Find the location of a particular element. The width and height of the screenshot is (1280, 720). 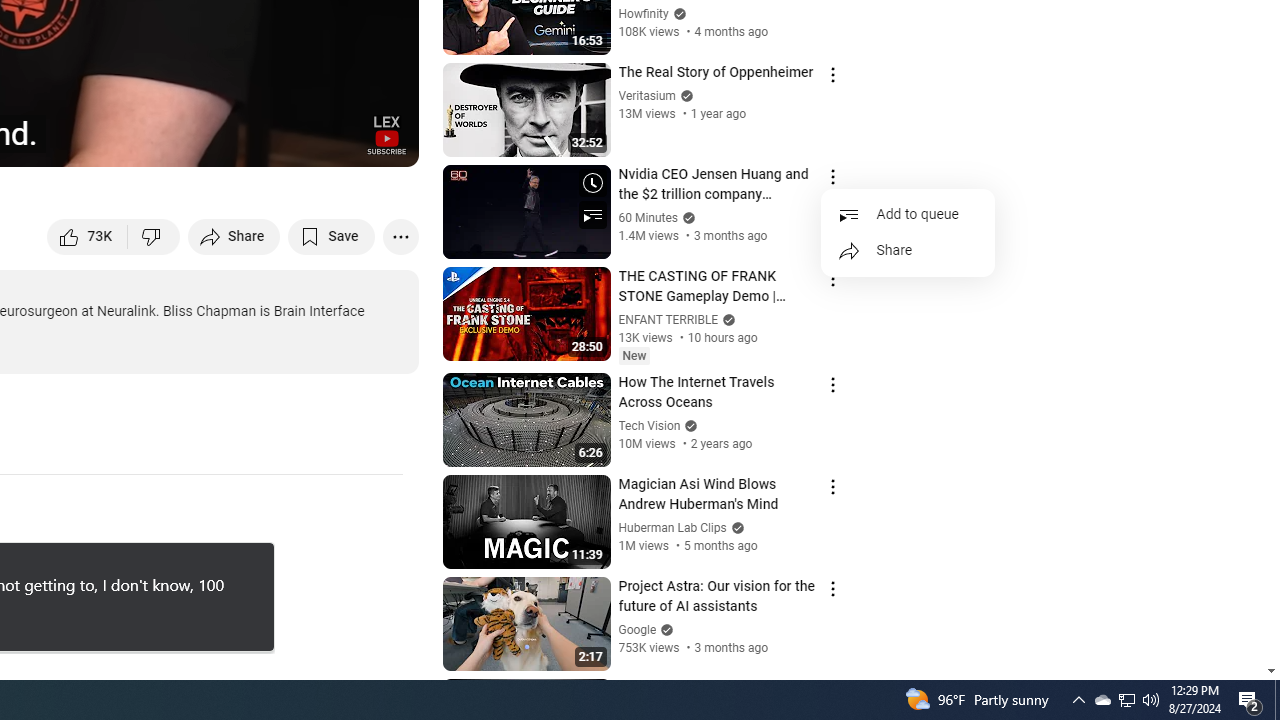

'Add to queue' is located at coordinates (907, 215).